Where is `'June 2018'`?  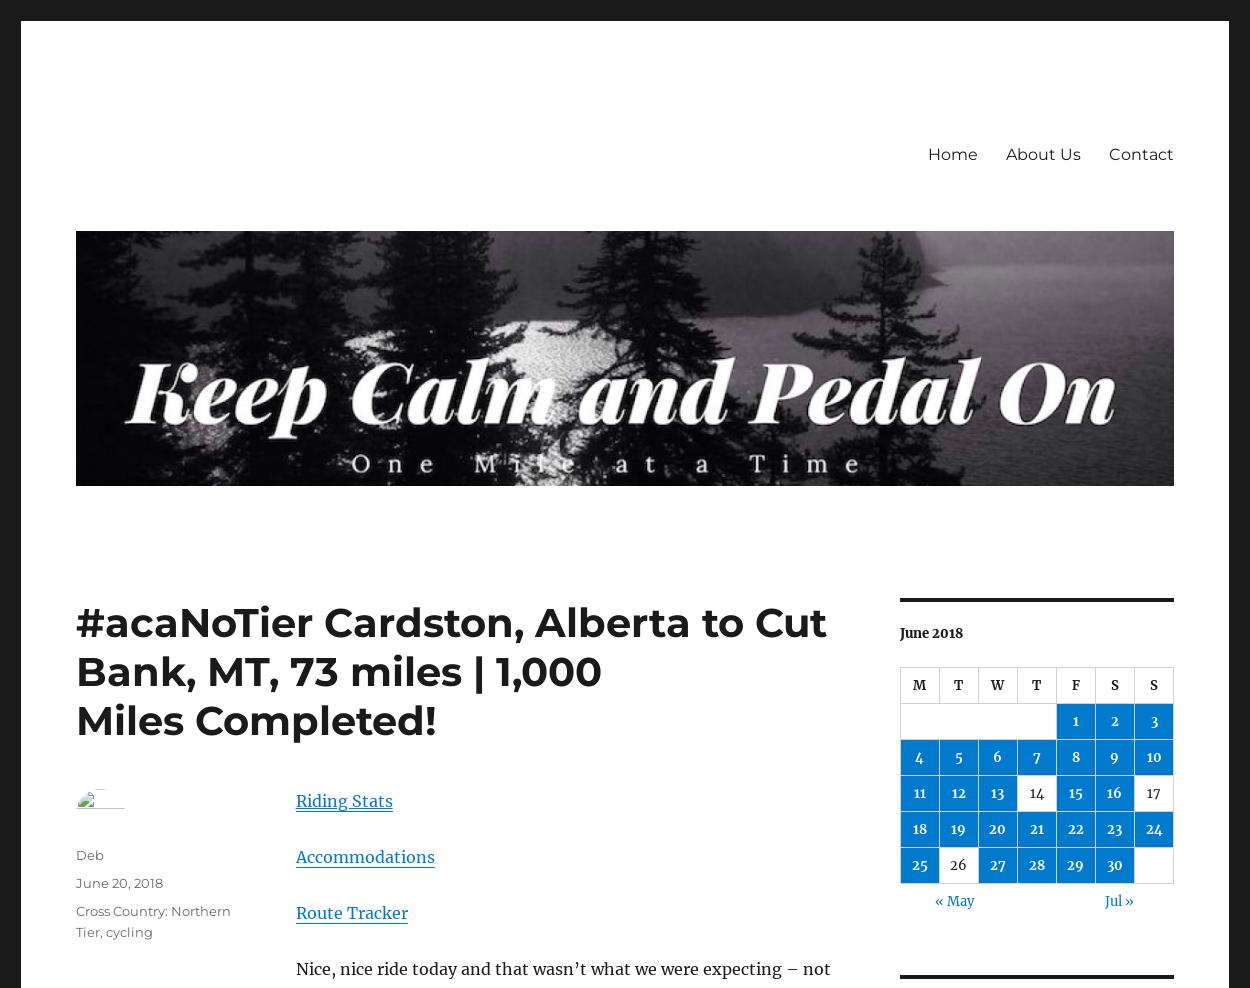 'June 2018' is located at coordinates (898, 632).